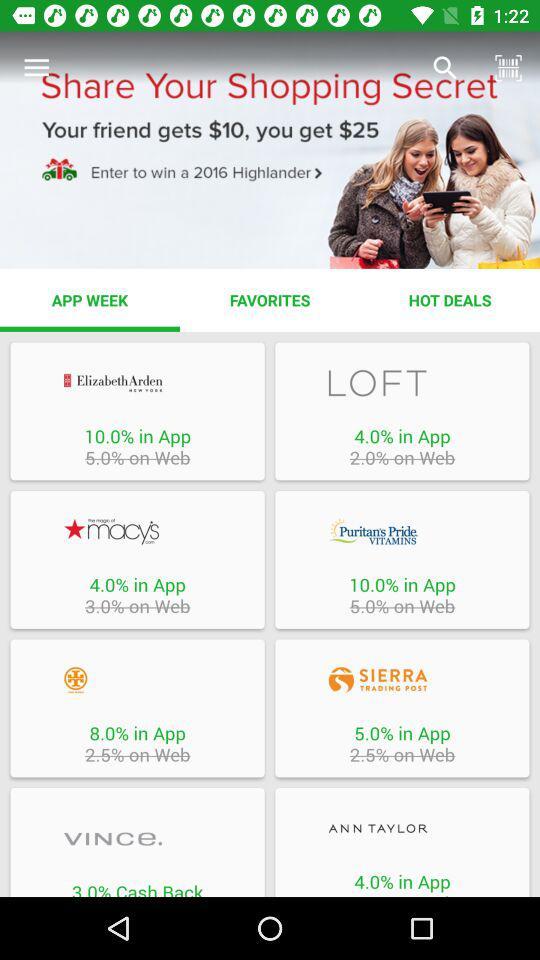  Describe the element at coordinates (402, 828) in the screenshot. I see `link to website` at that location.